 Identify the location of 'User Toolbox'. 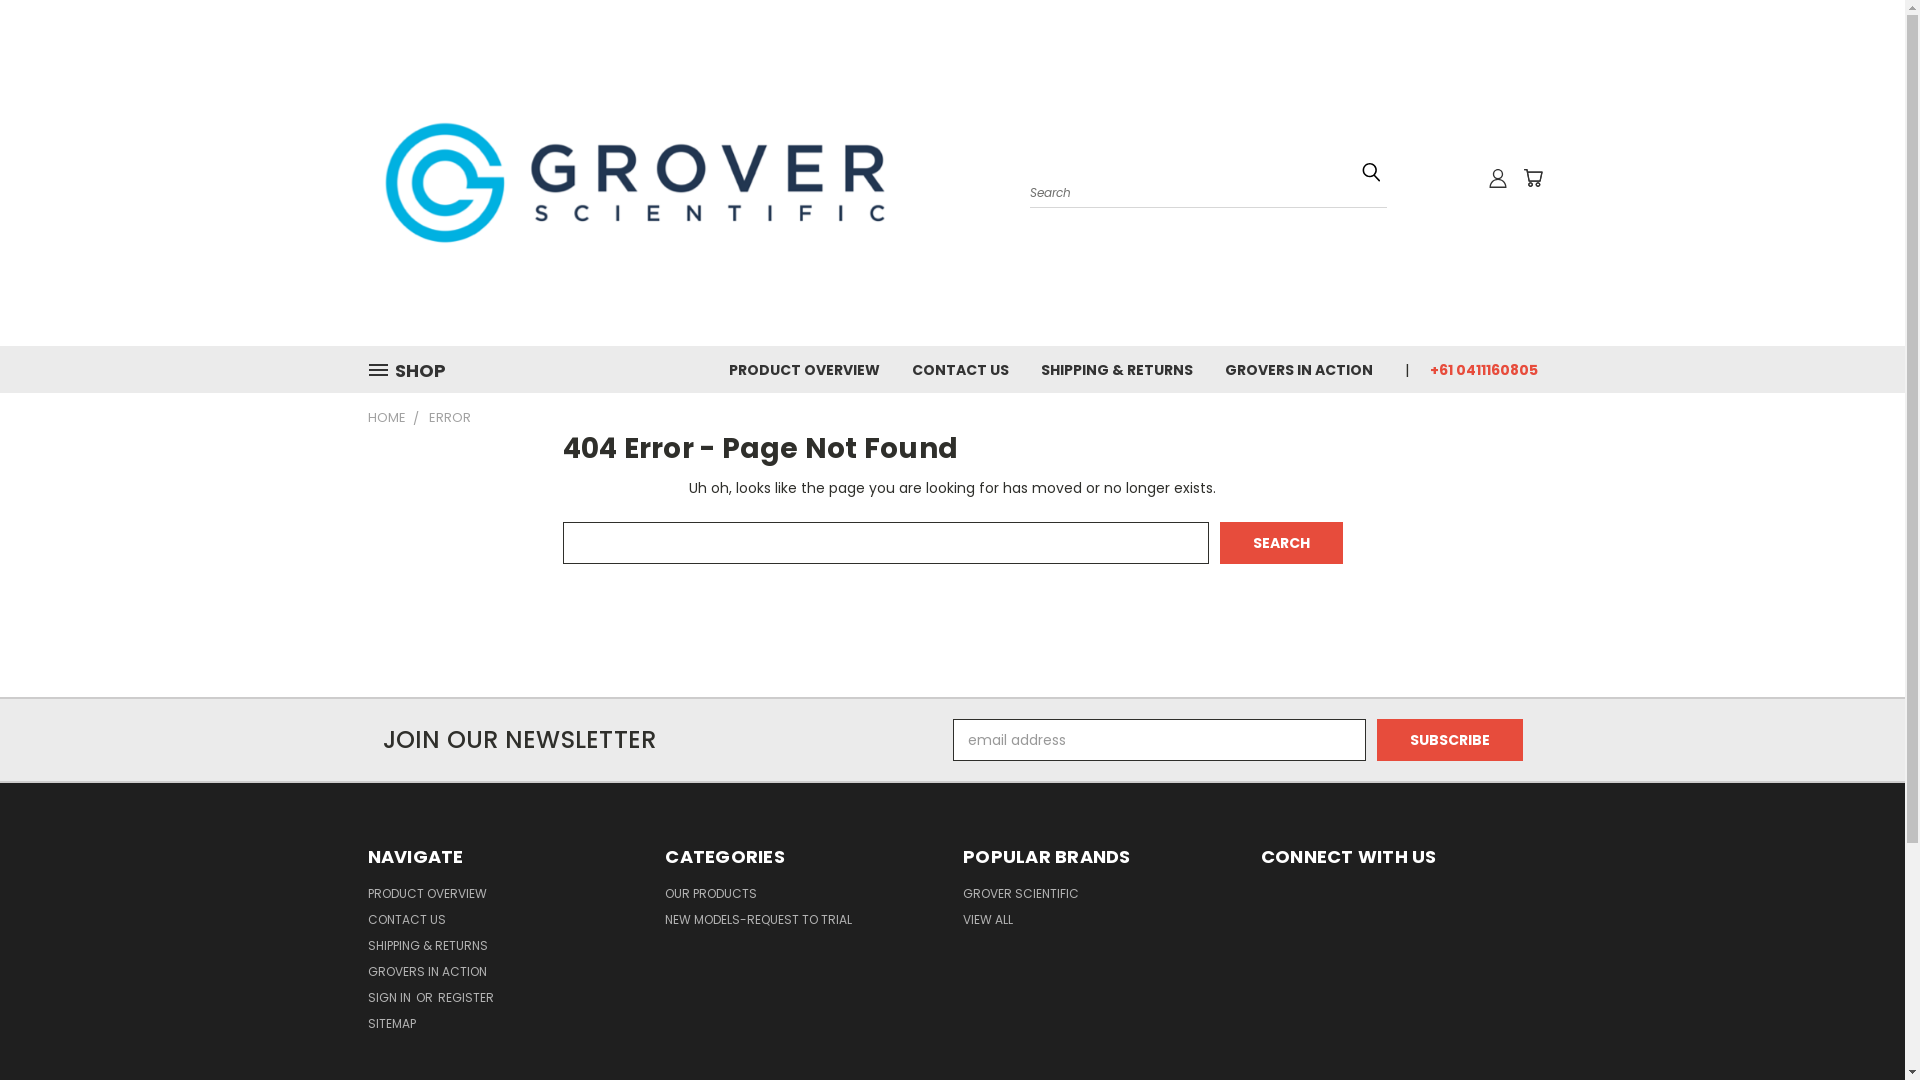
(1488, 176).